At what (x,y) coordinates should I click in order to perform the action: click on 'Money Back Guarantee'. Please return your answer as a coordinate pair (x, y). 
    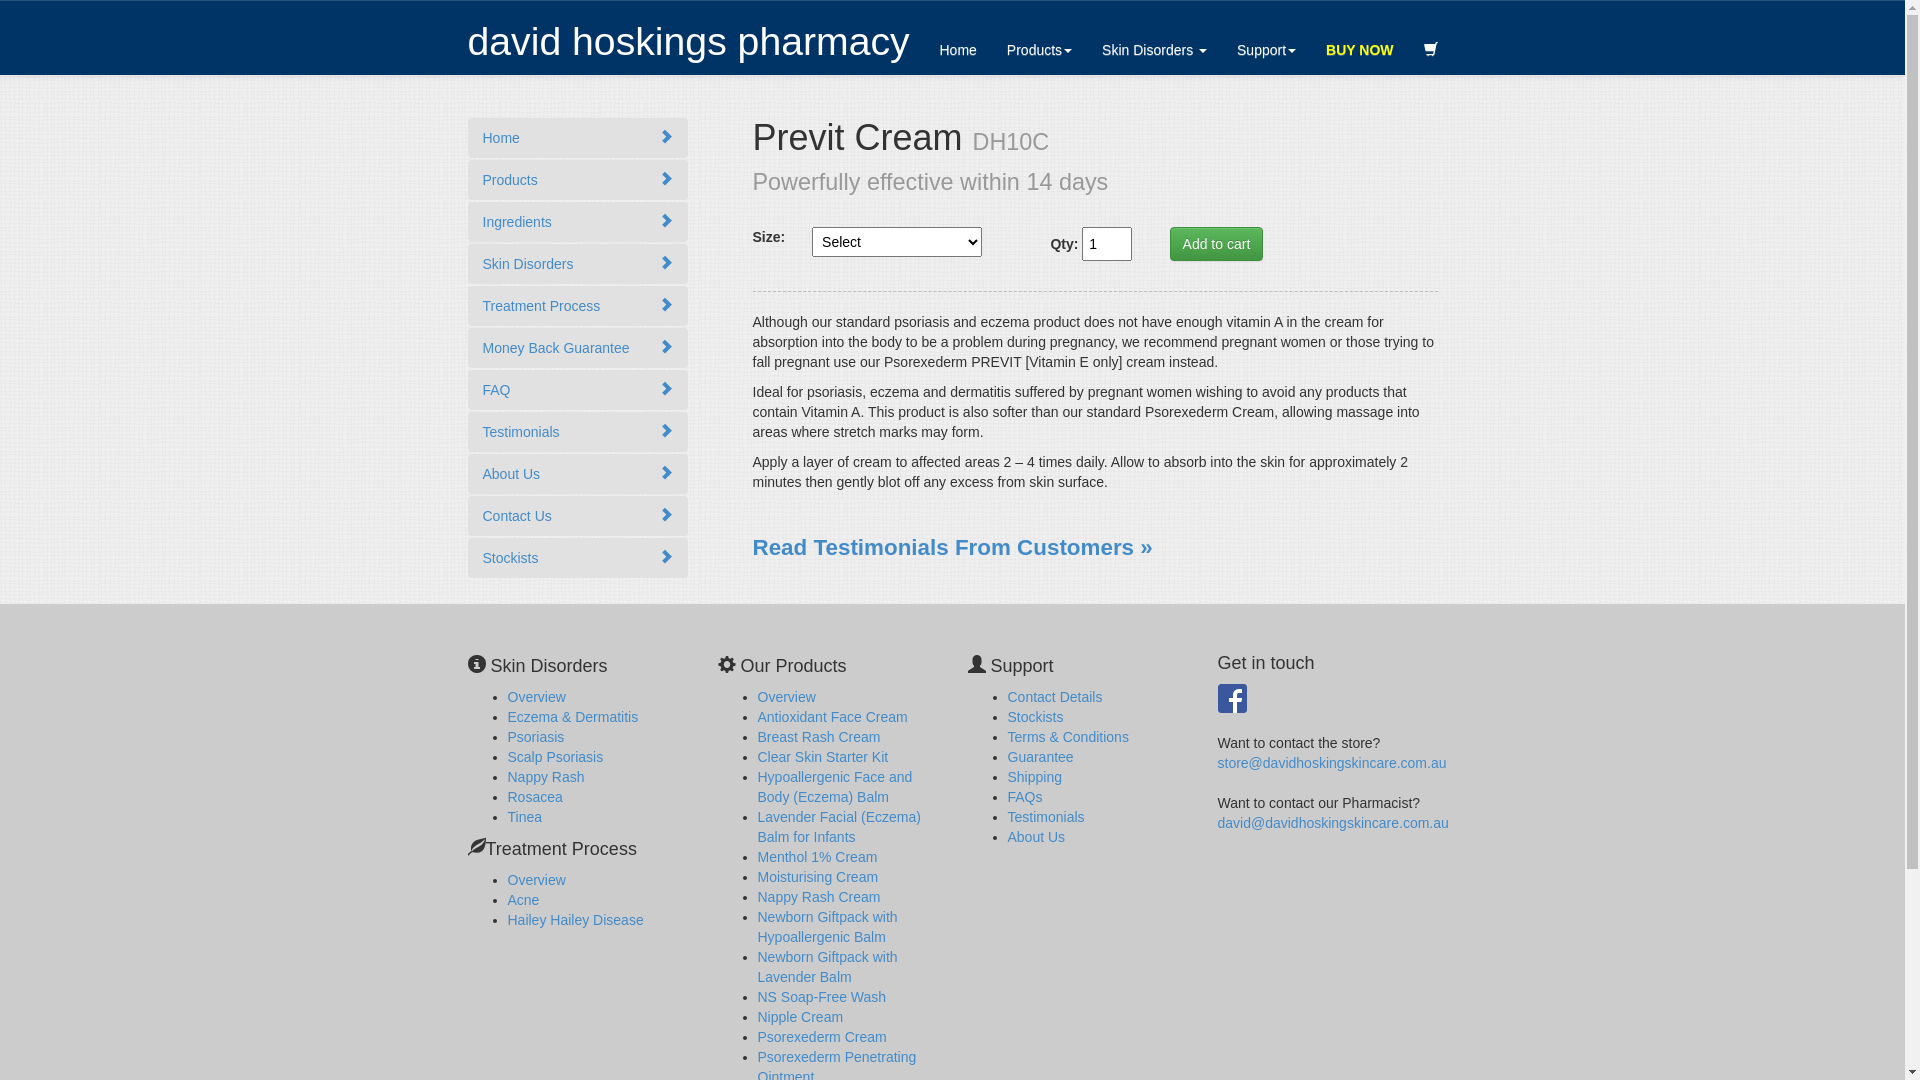
    Looking at the image, I should click on (576, 346).